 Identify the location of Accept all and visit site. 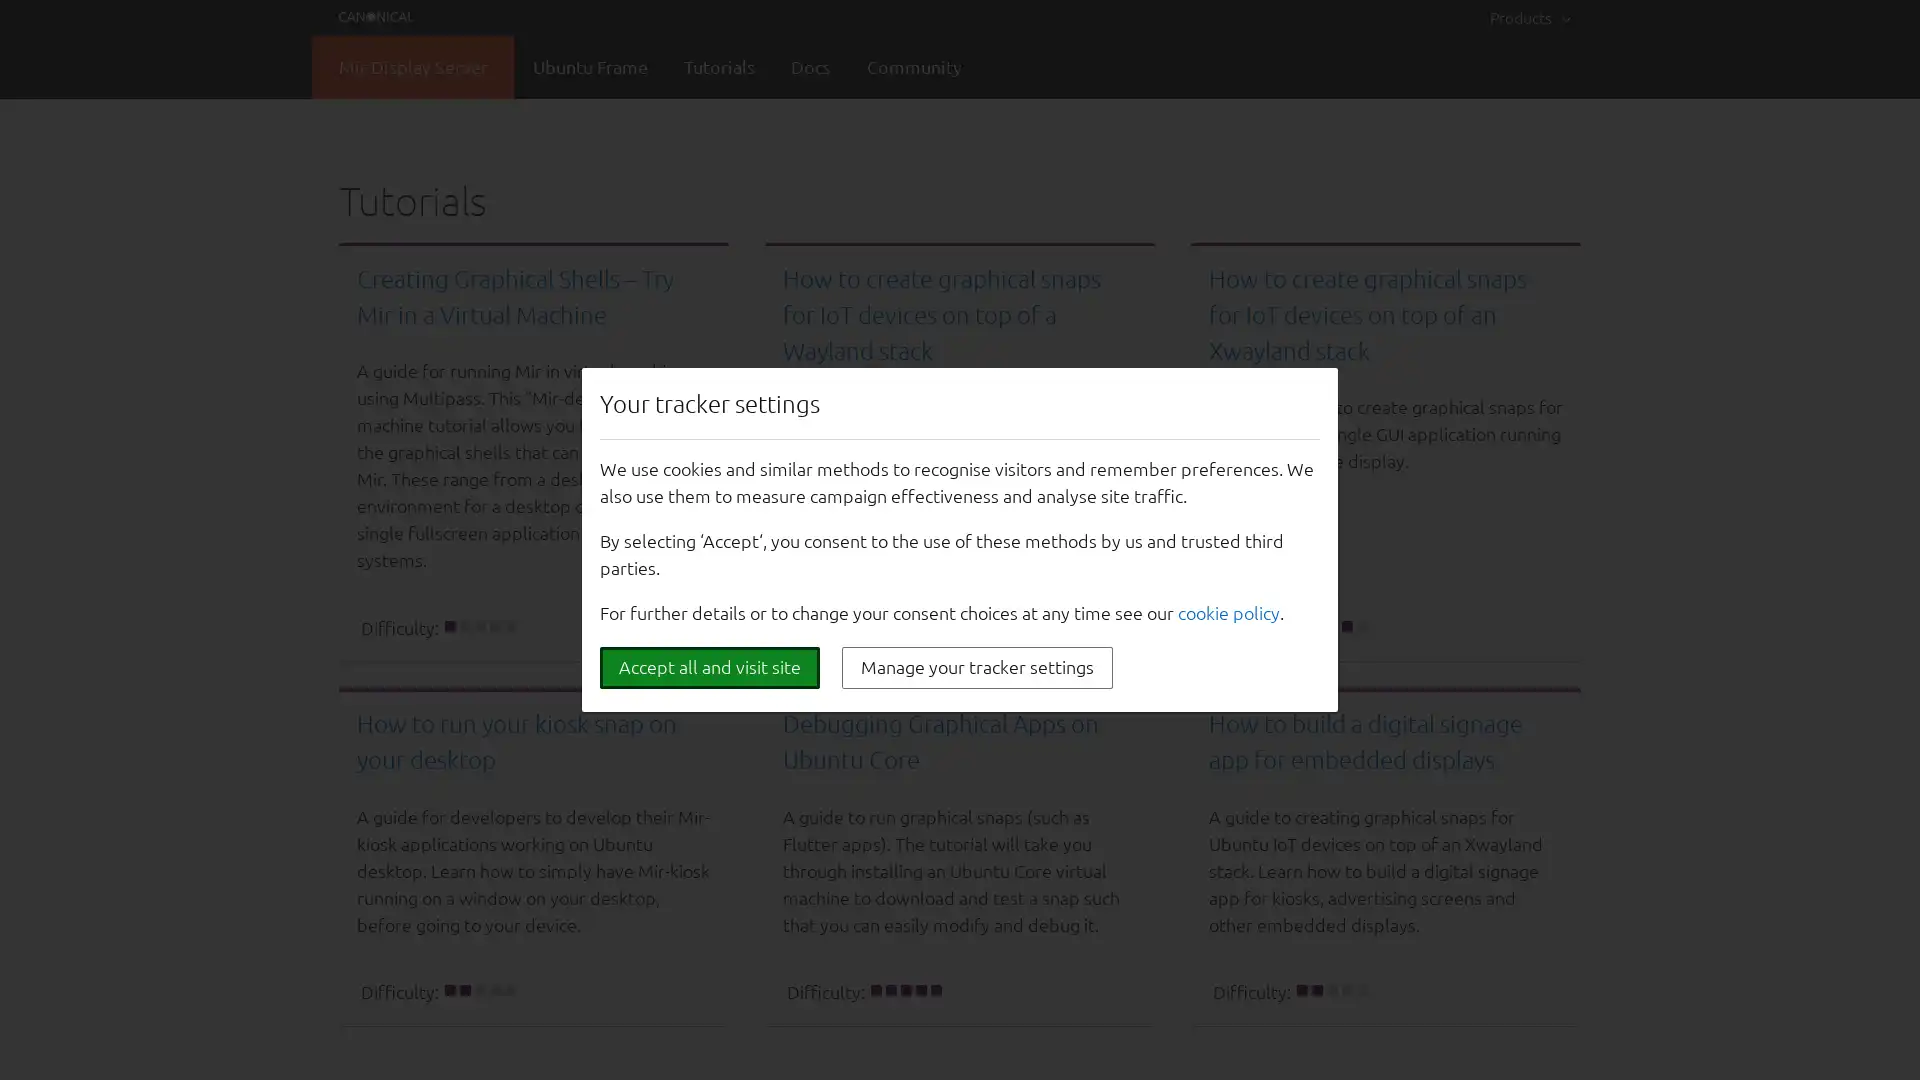
(710, 667).